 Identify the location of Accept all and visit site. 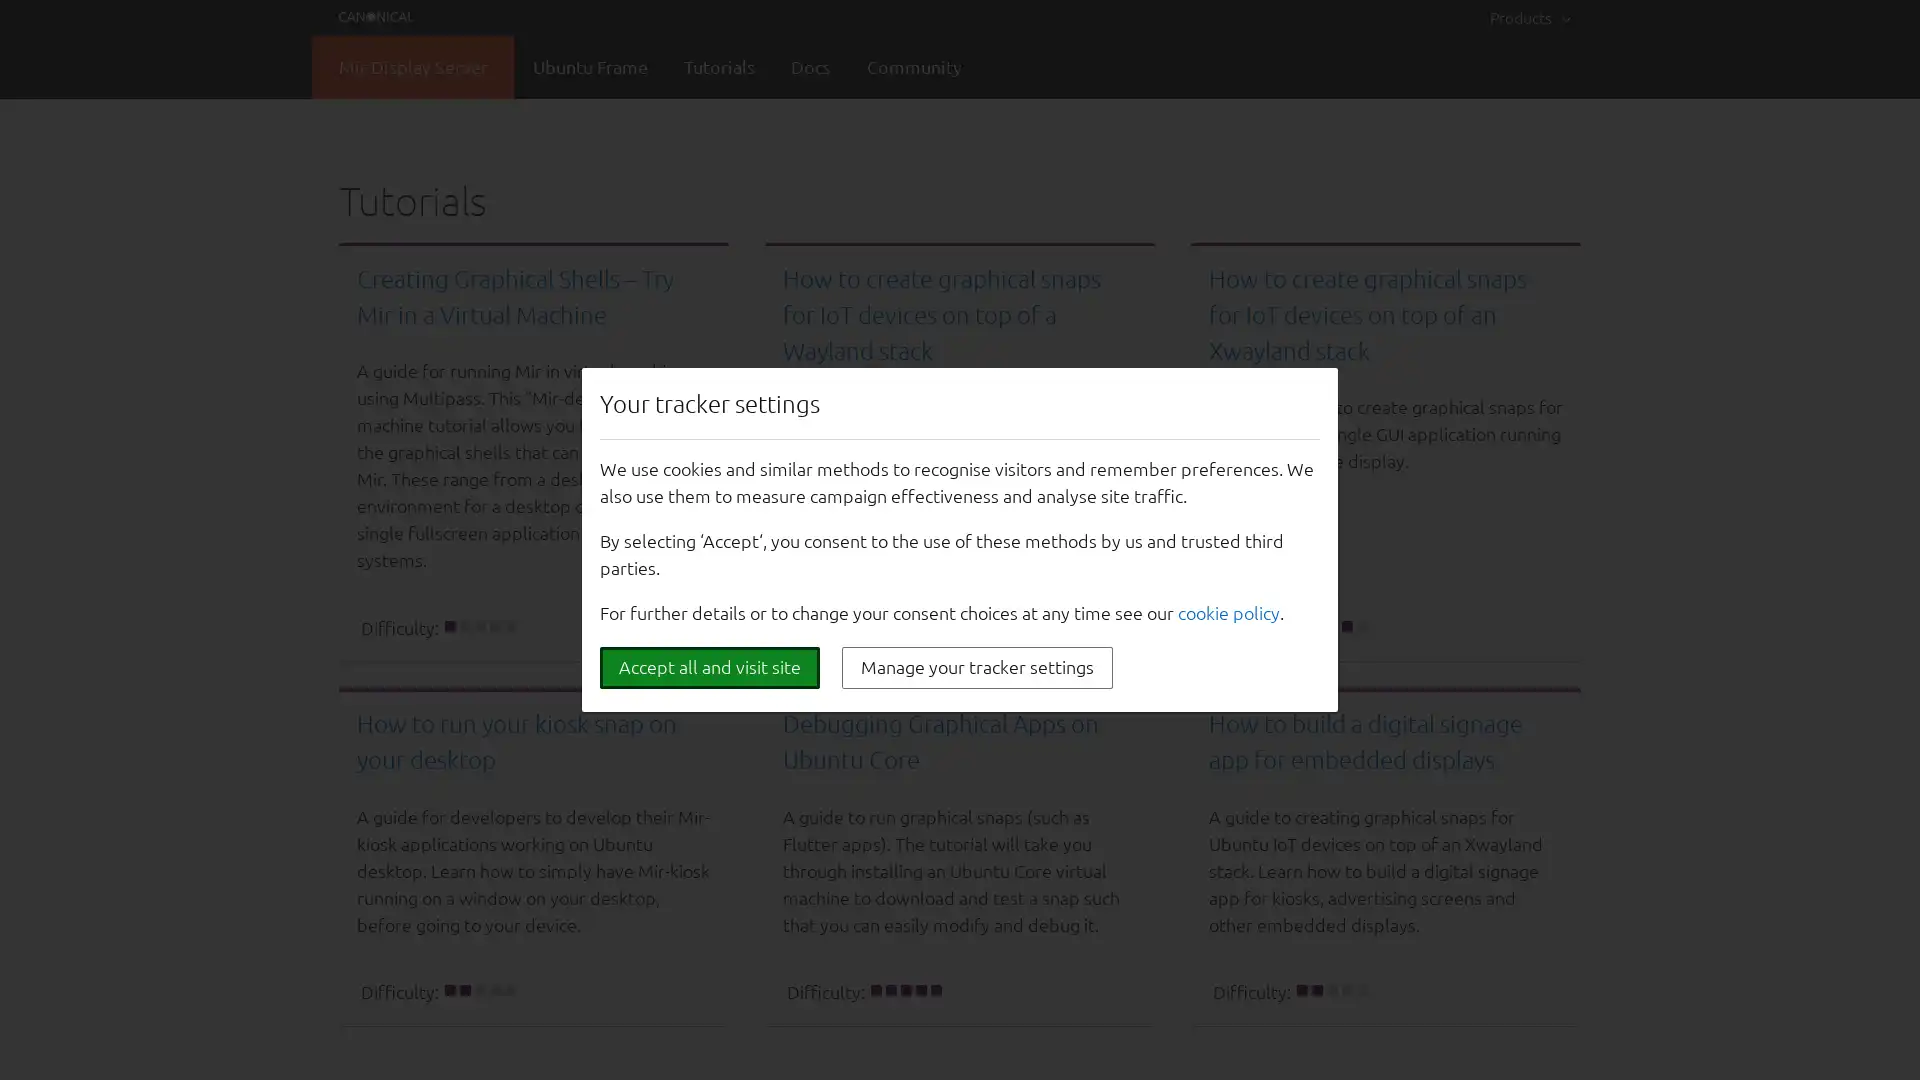
(710, 667).